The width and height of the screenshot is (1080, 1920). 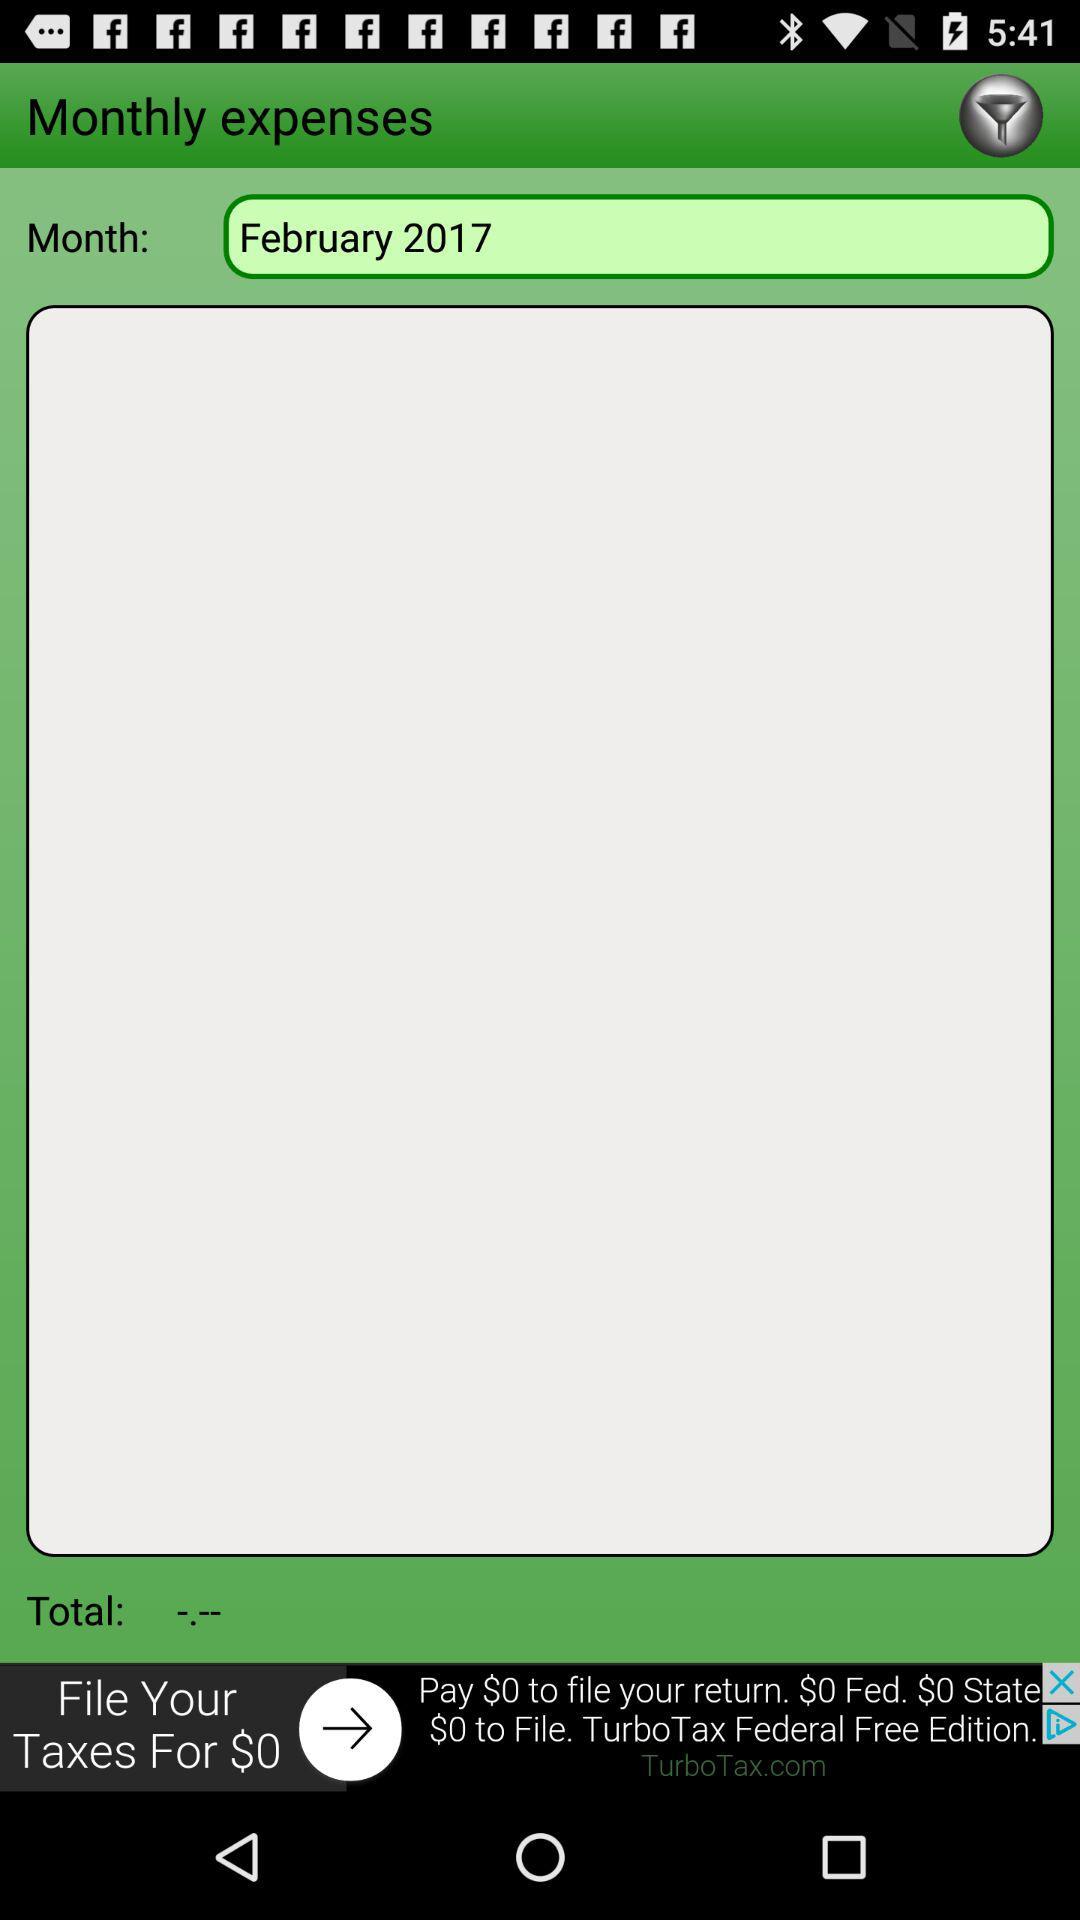 I want to click on advertisement, so click(x=540, y=1727).